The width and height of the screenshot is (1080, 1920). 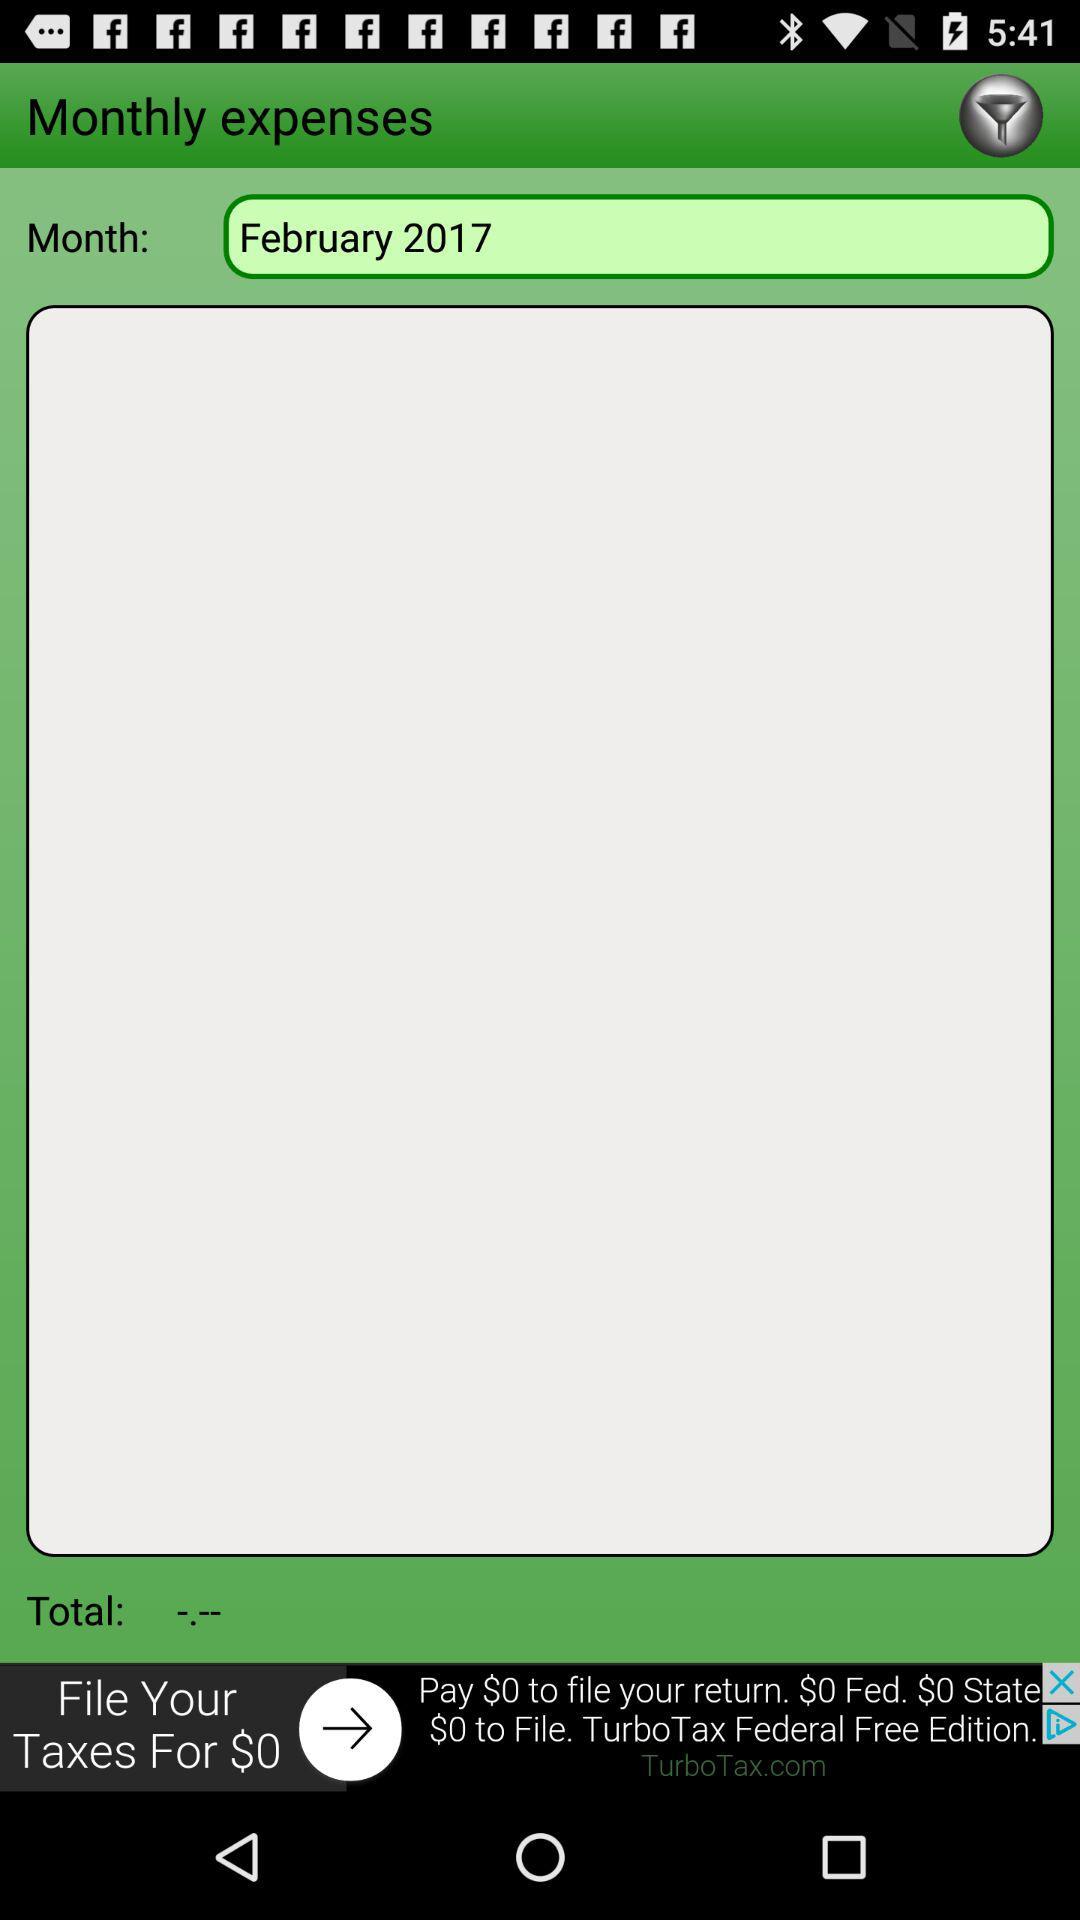 I want to click on advertisement, so click(x=540, y=1727).